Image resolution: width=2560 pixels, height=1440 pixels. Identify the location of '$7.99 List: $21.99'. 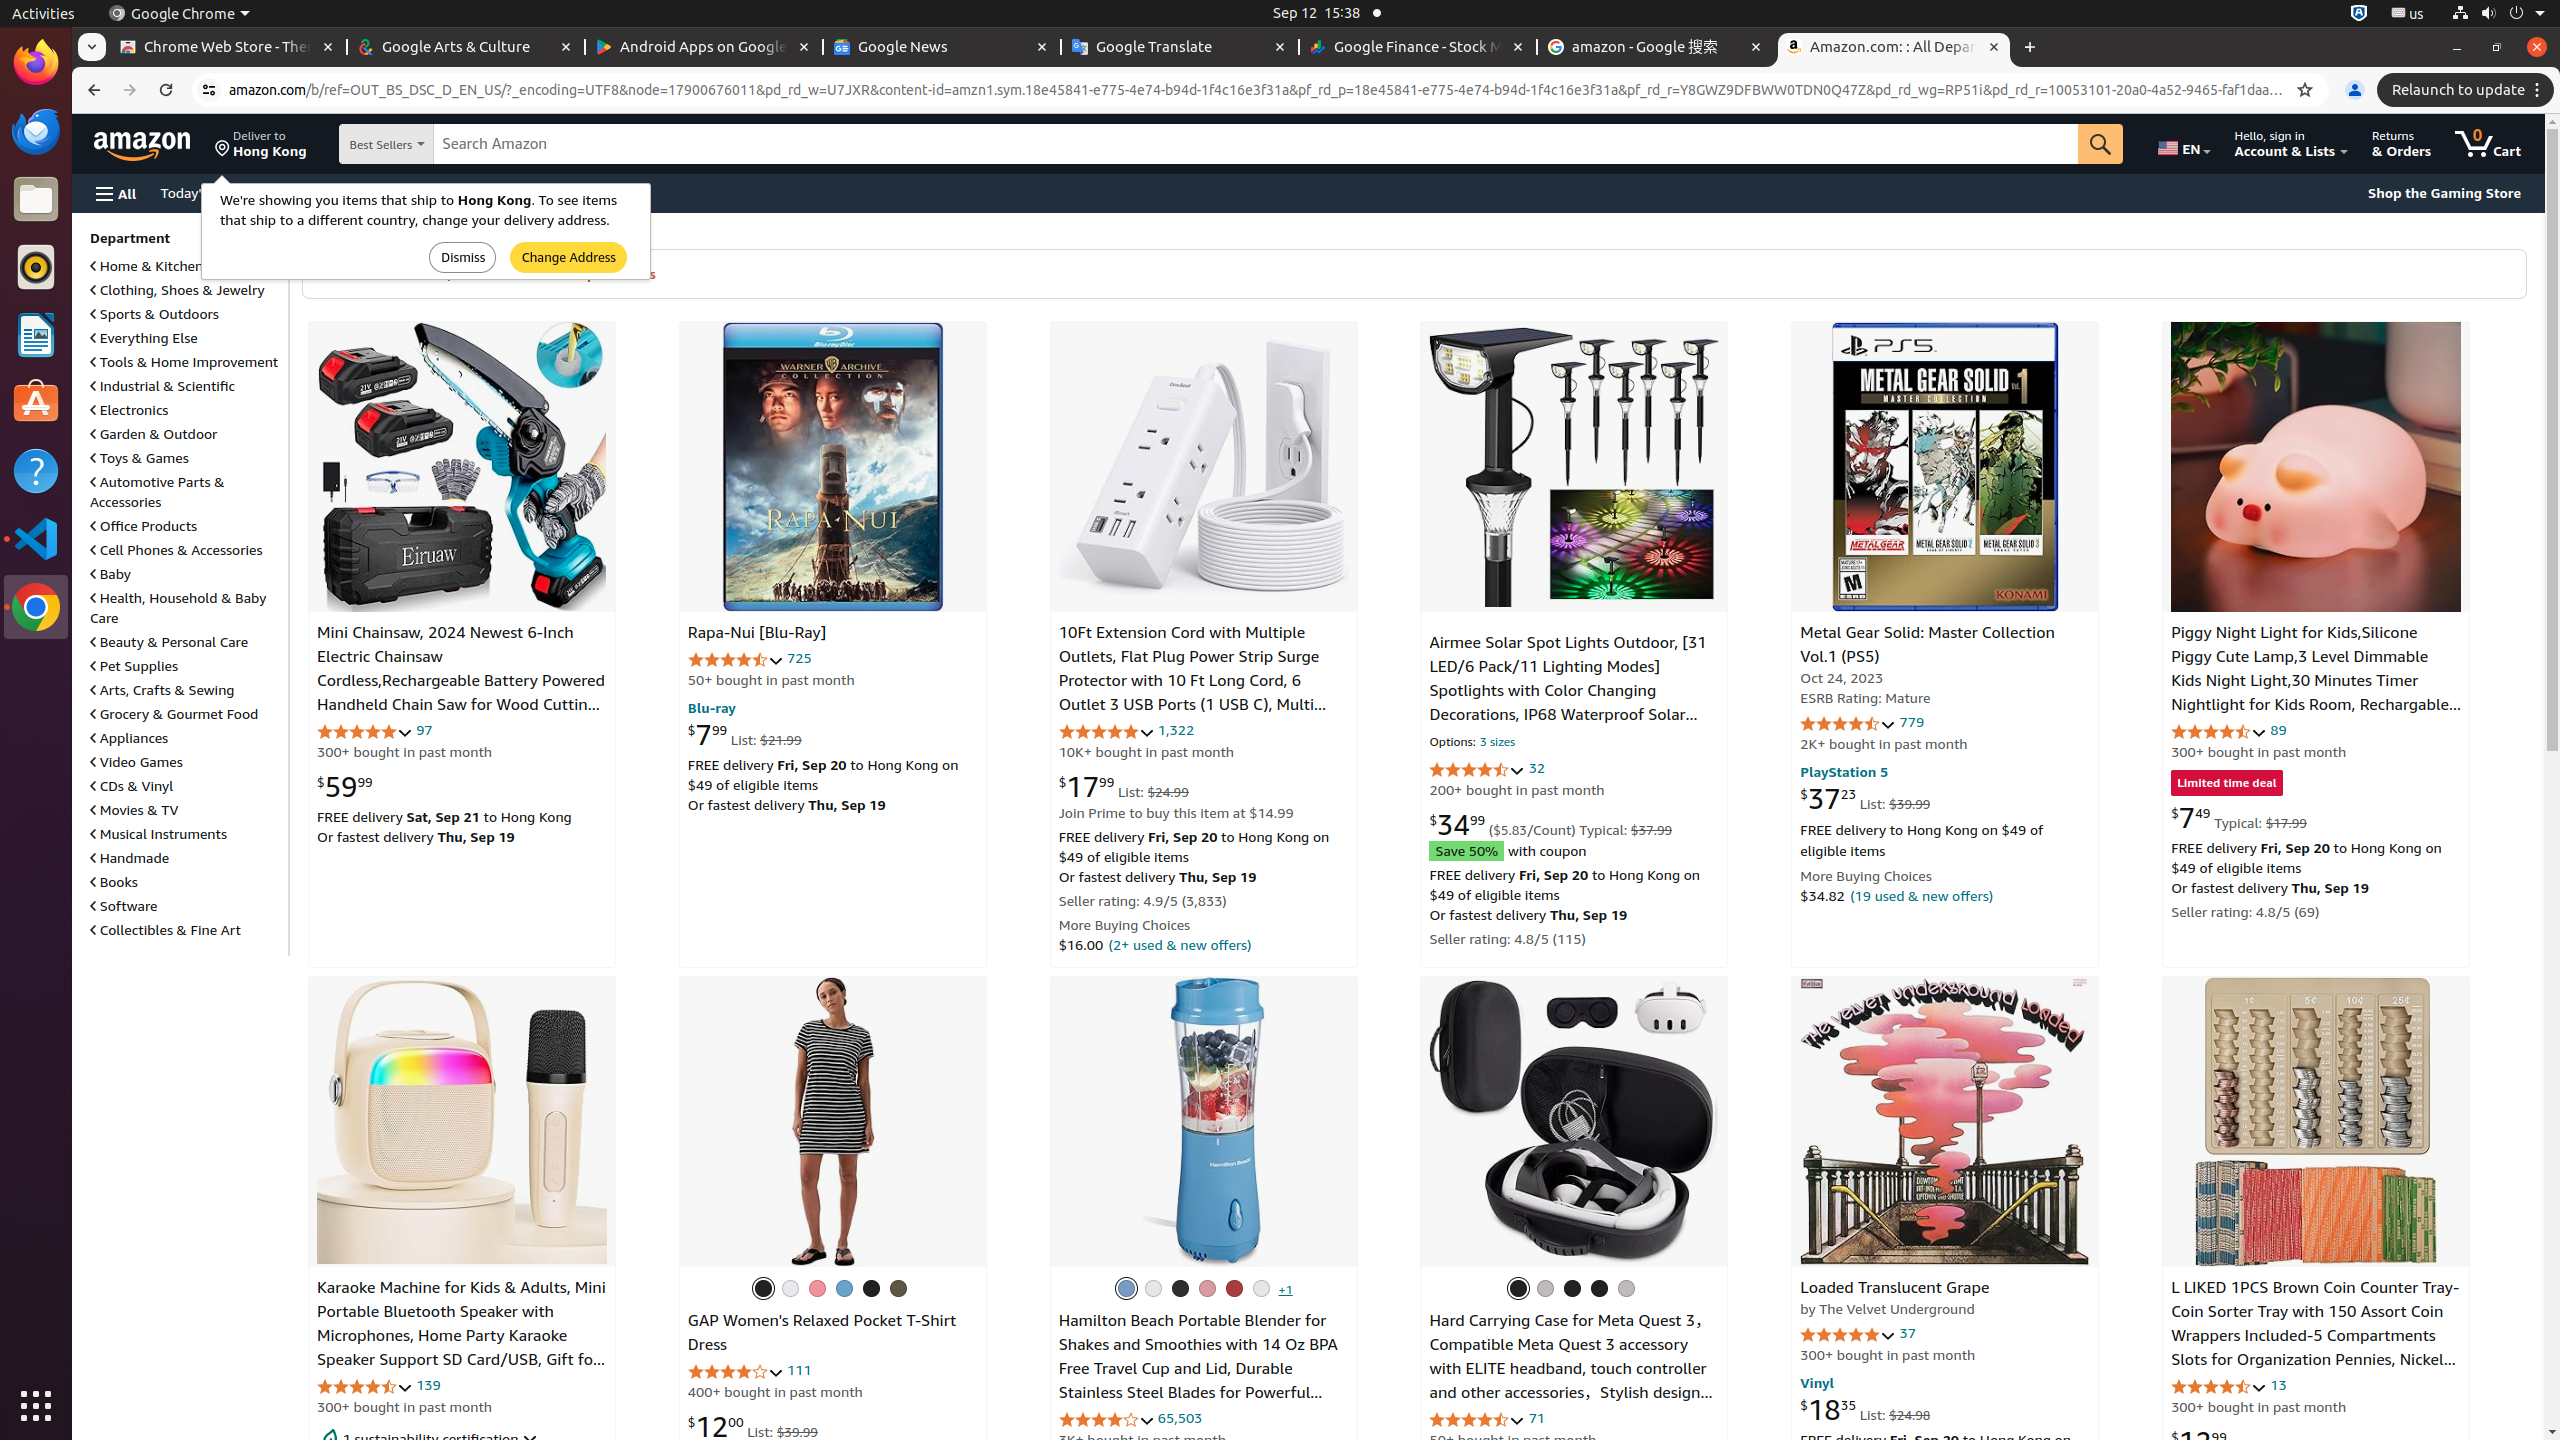
(743, 732).